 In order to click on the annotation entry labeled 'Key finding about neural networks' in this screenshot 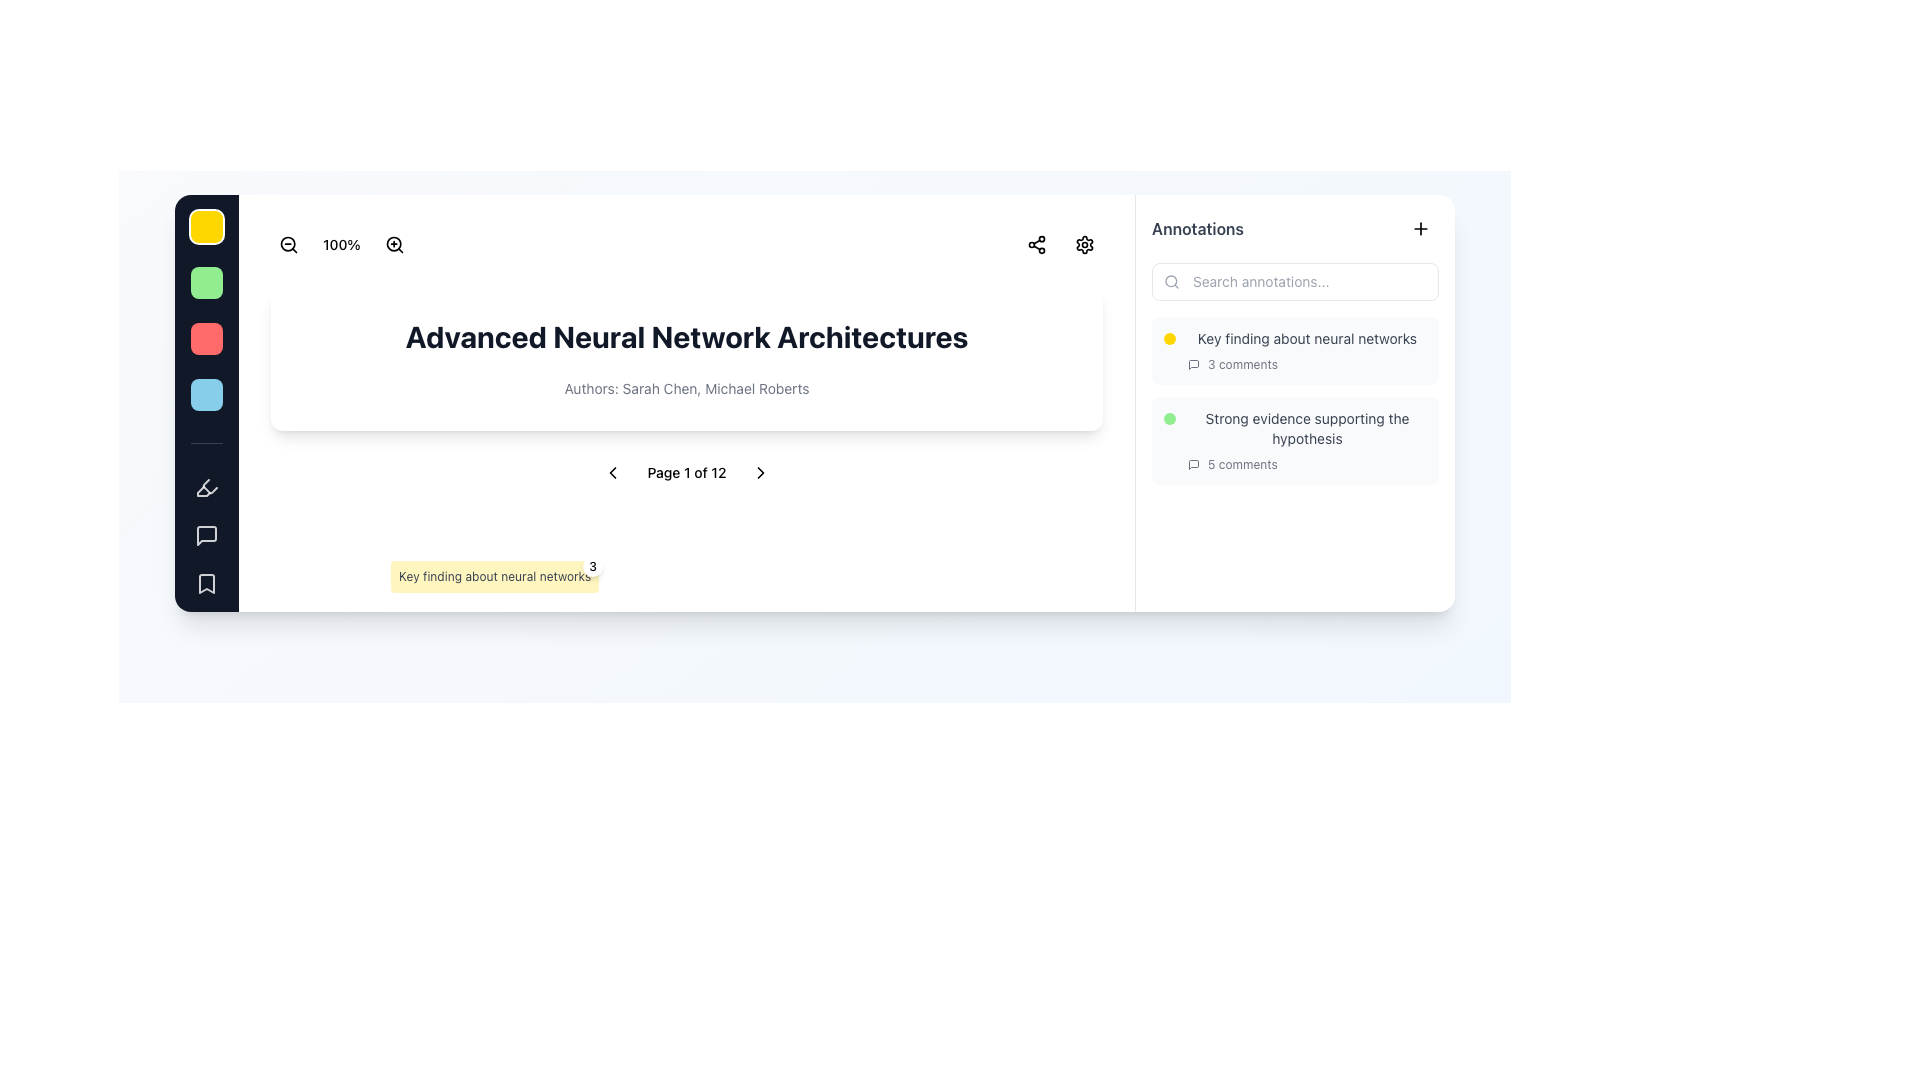, I will do `click(1295, 350)`.